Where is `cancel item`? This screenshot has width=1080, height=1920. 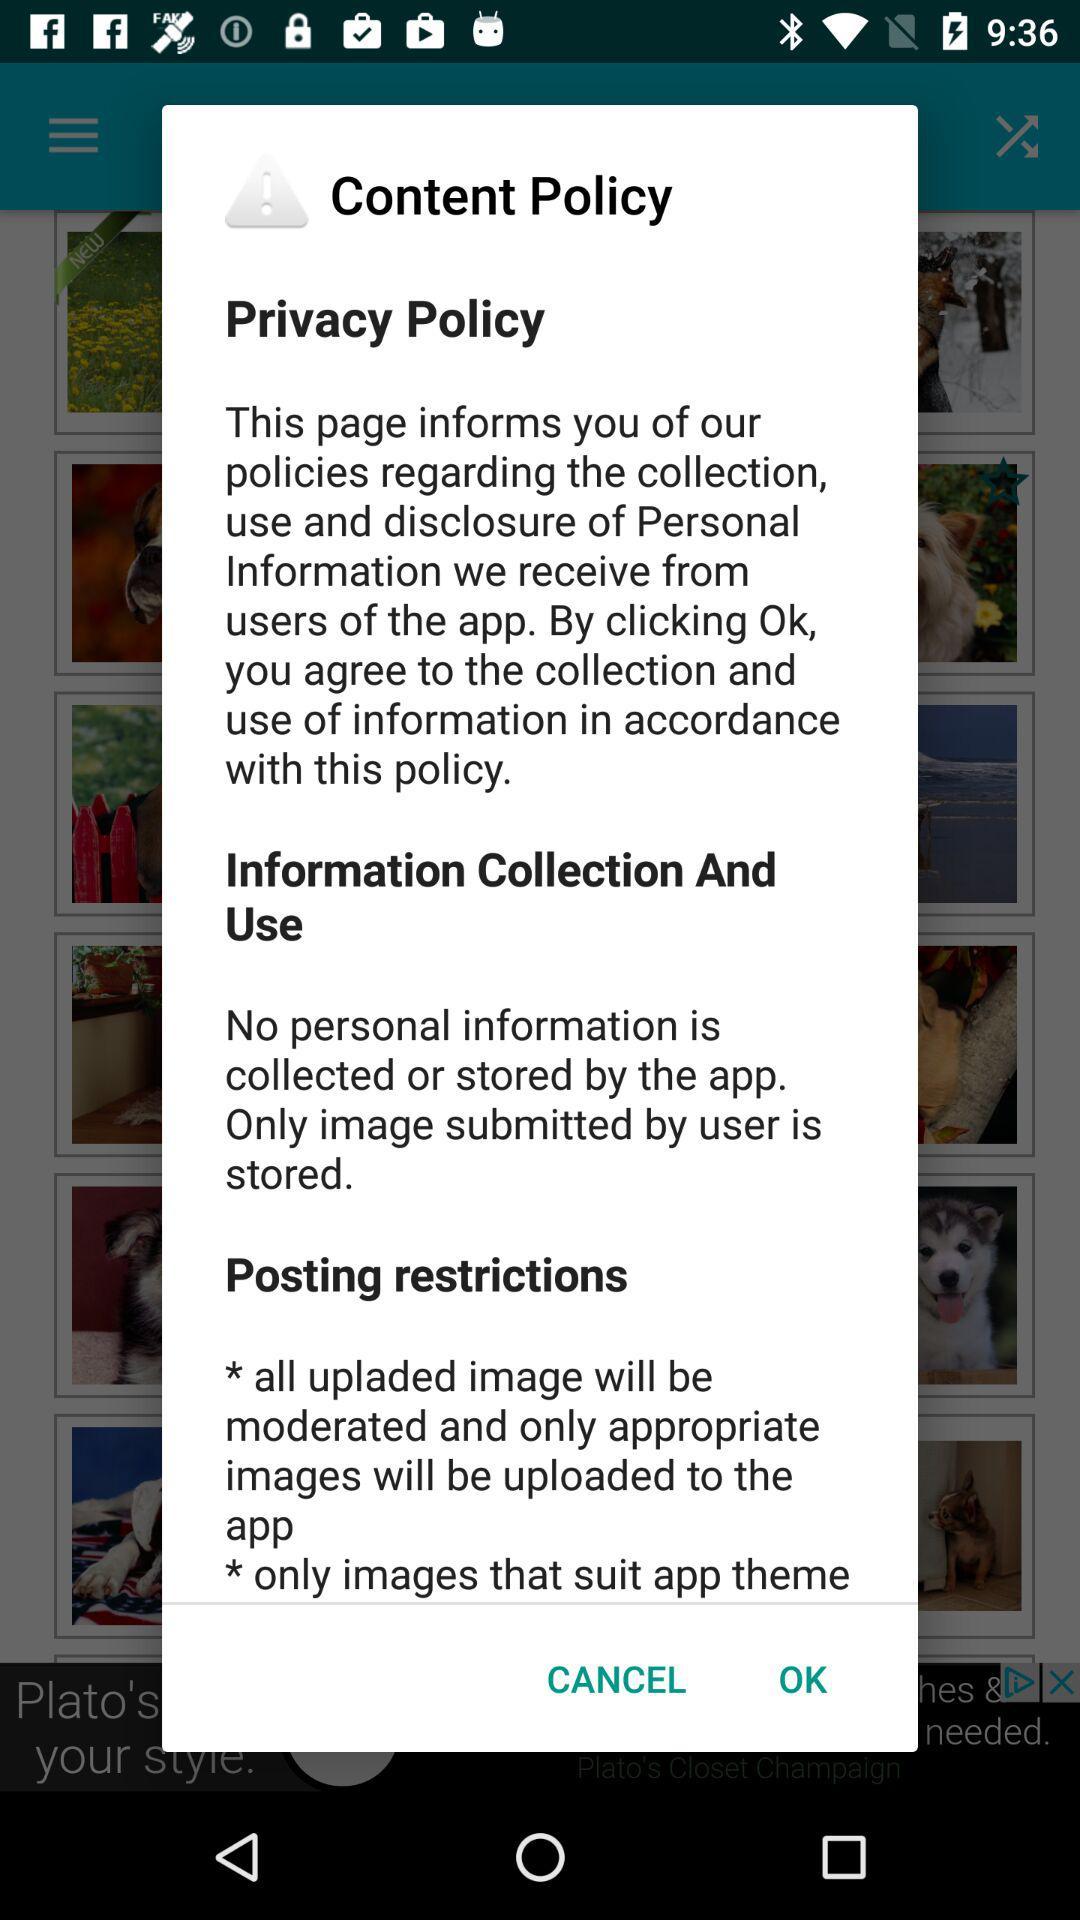 cancel item is located at coordinates (615, 1678).